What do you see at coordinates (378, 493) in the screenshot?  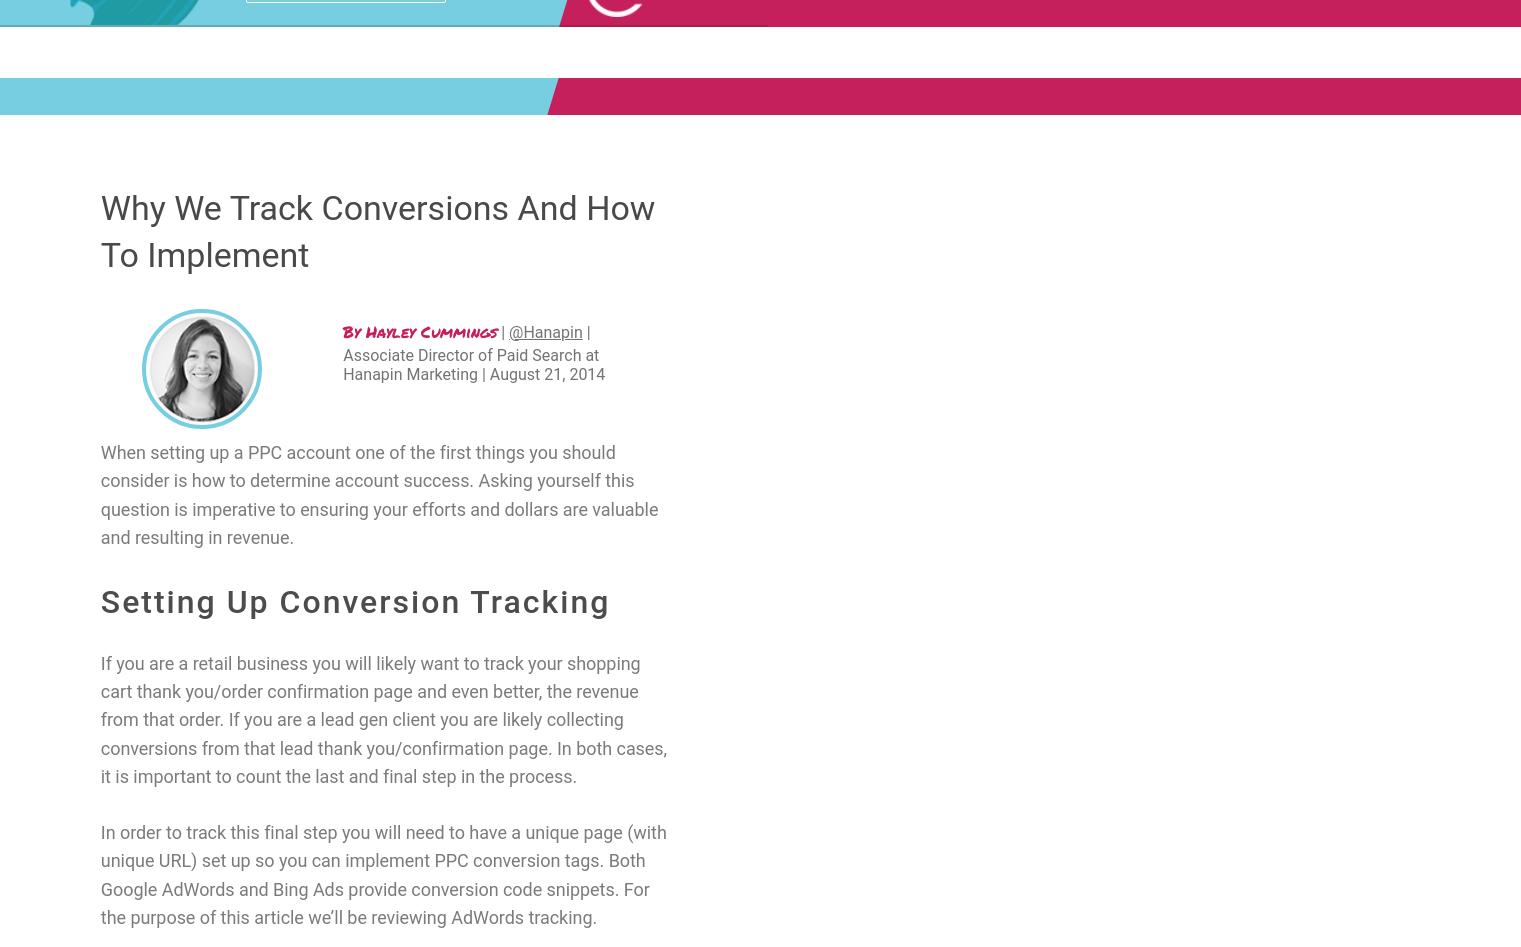 I see `'When setting up a PPC account one of the first things you should consider is how to determine account success. Asking yourself this question is imperative to ensuring your efforts and dollars are valuable and resulting in revenue.'` at bounding box center [378, 493].